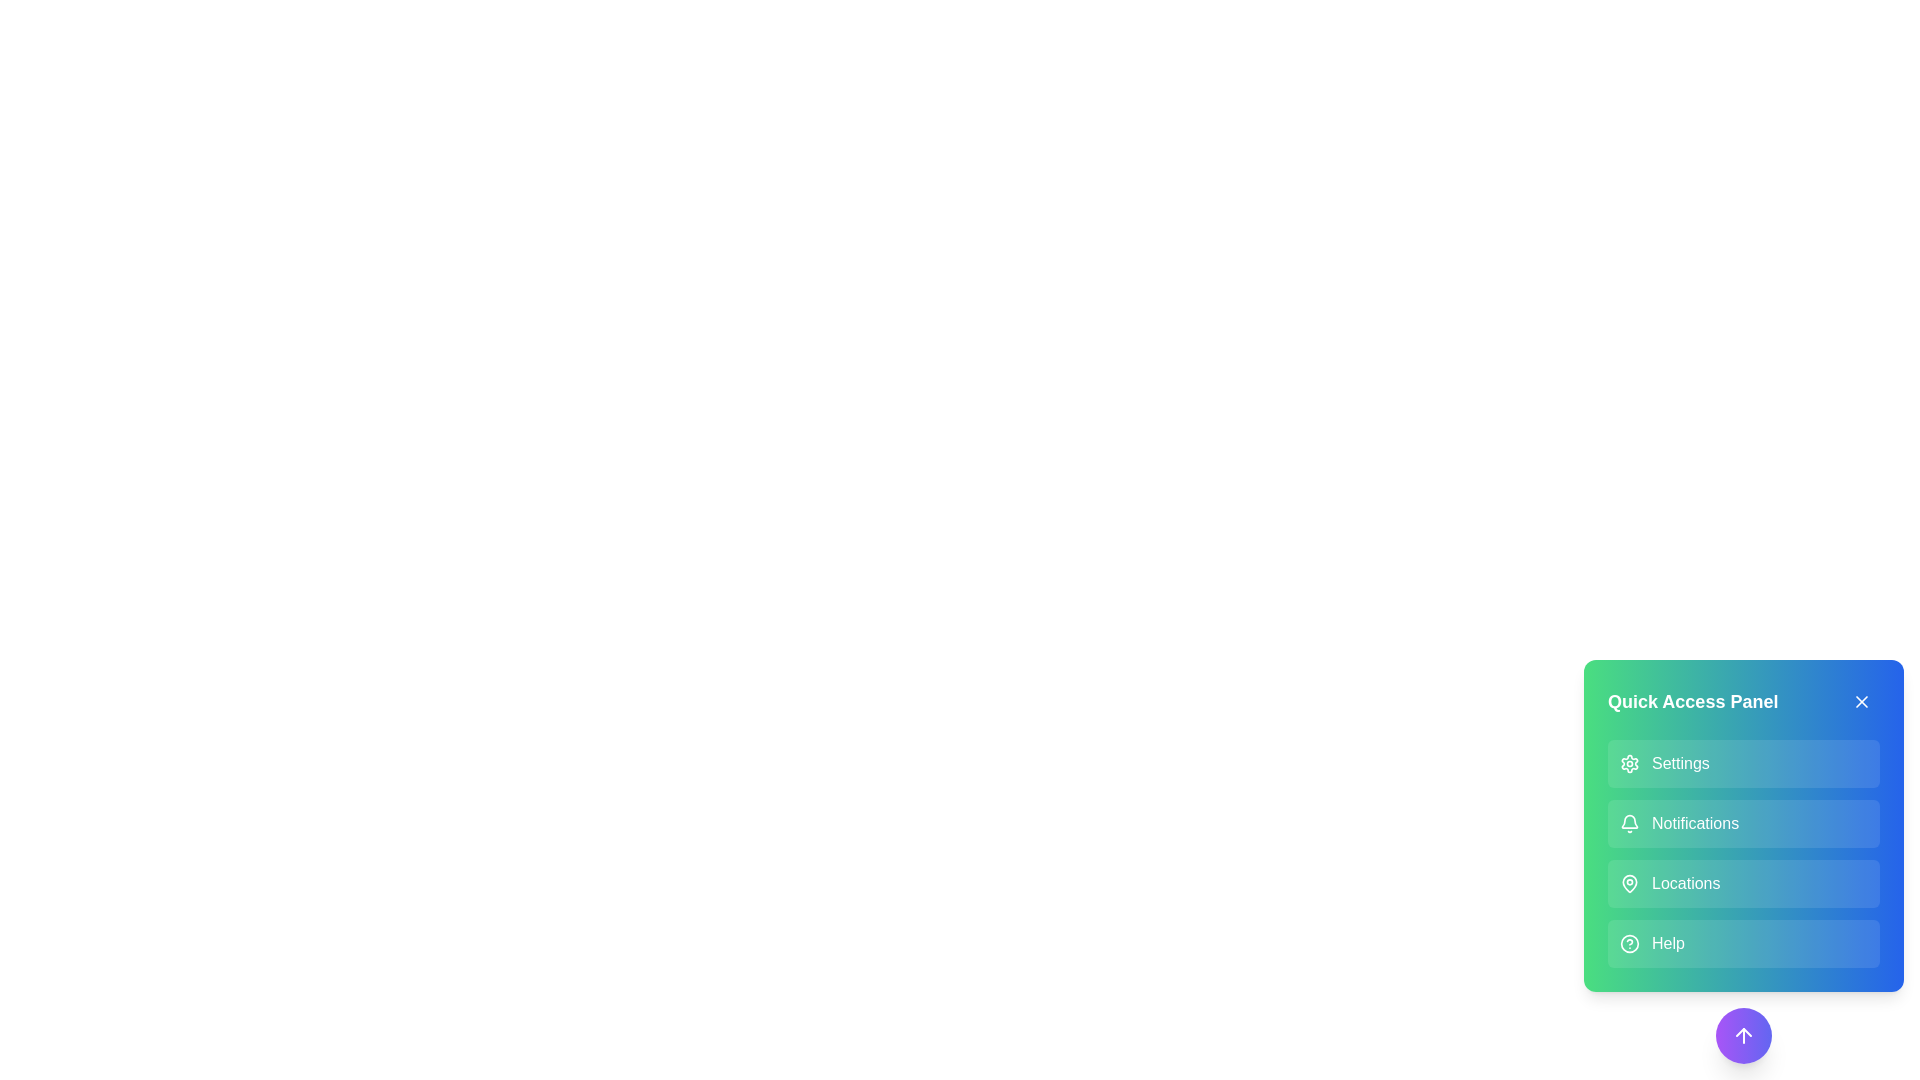  I want to click on the title text label located at the top-left corner of the panel, which serves as the clear label for the panel's functionality, so click(1692, 701).